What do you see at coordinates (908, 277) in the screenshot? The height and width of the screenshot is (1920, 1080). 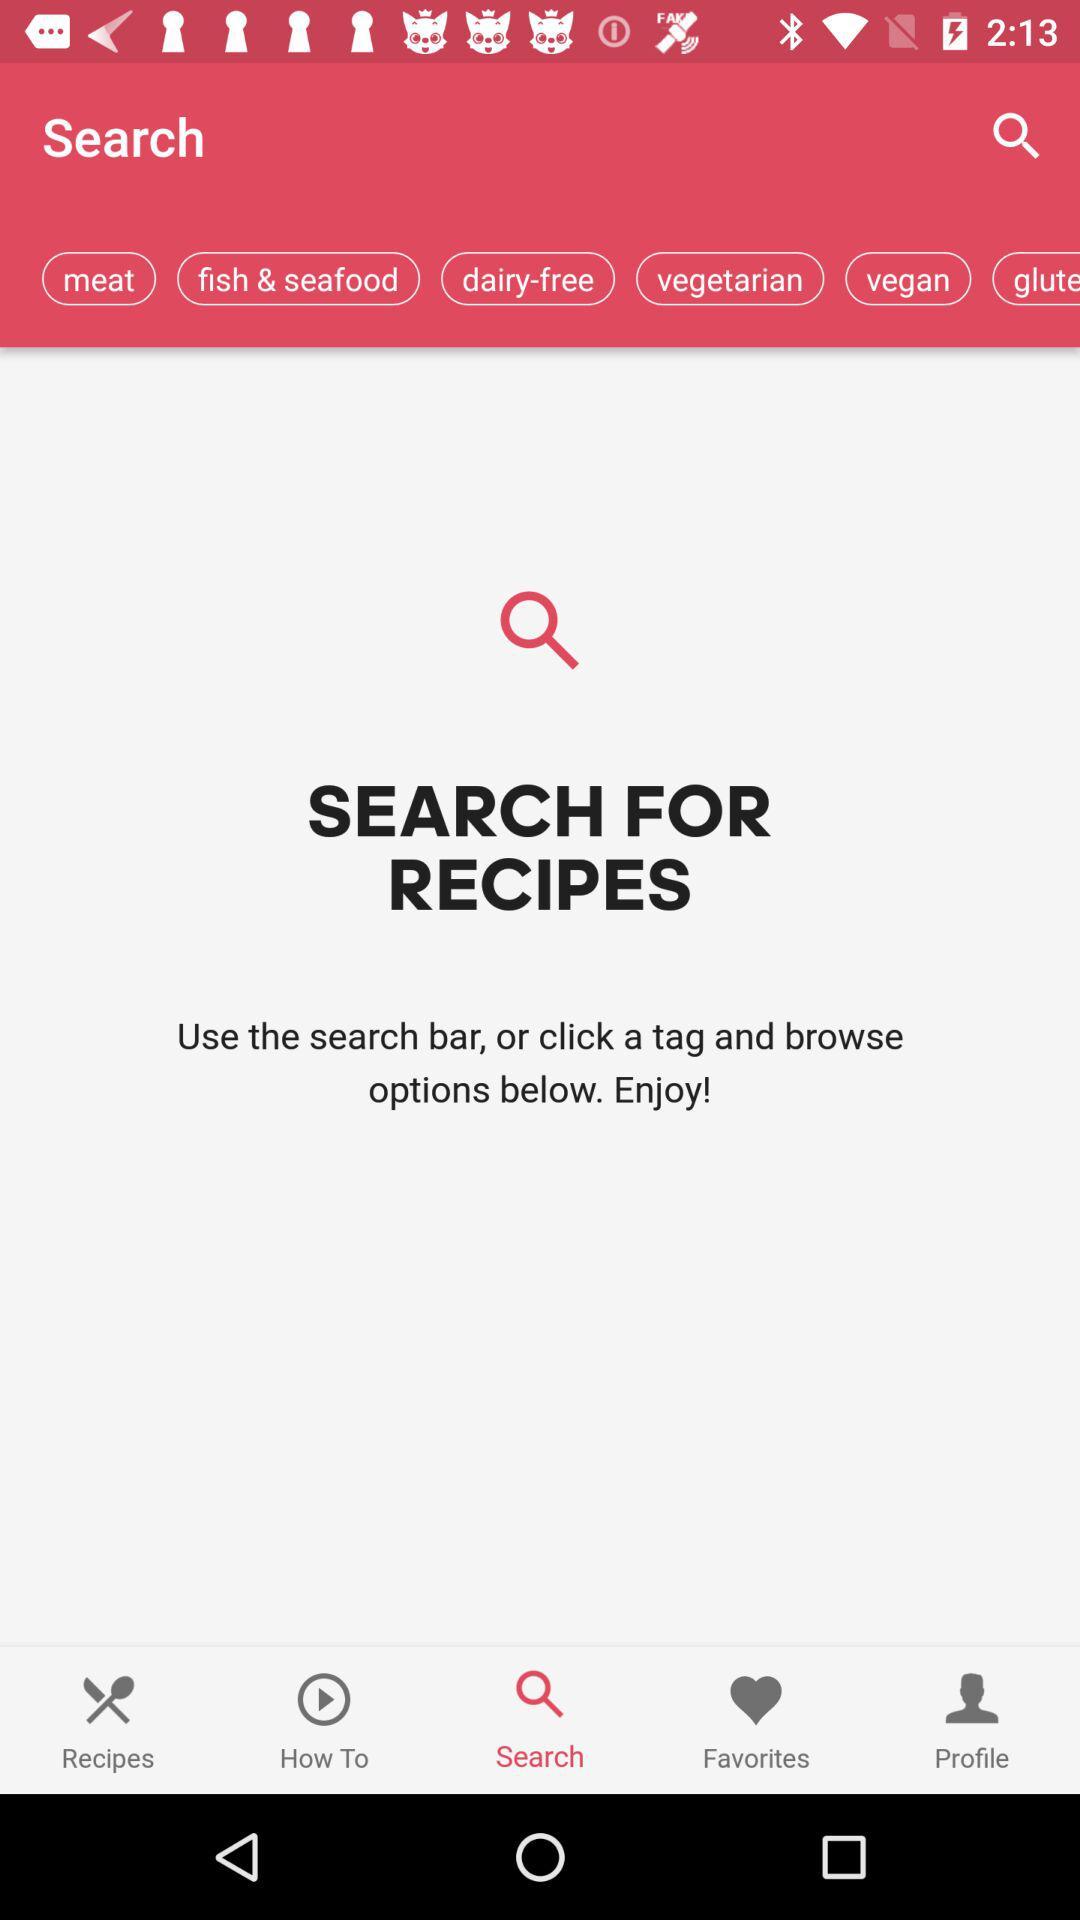 I see `app to the left of gluten-free app` at bounding box center [908, 277].